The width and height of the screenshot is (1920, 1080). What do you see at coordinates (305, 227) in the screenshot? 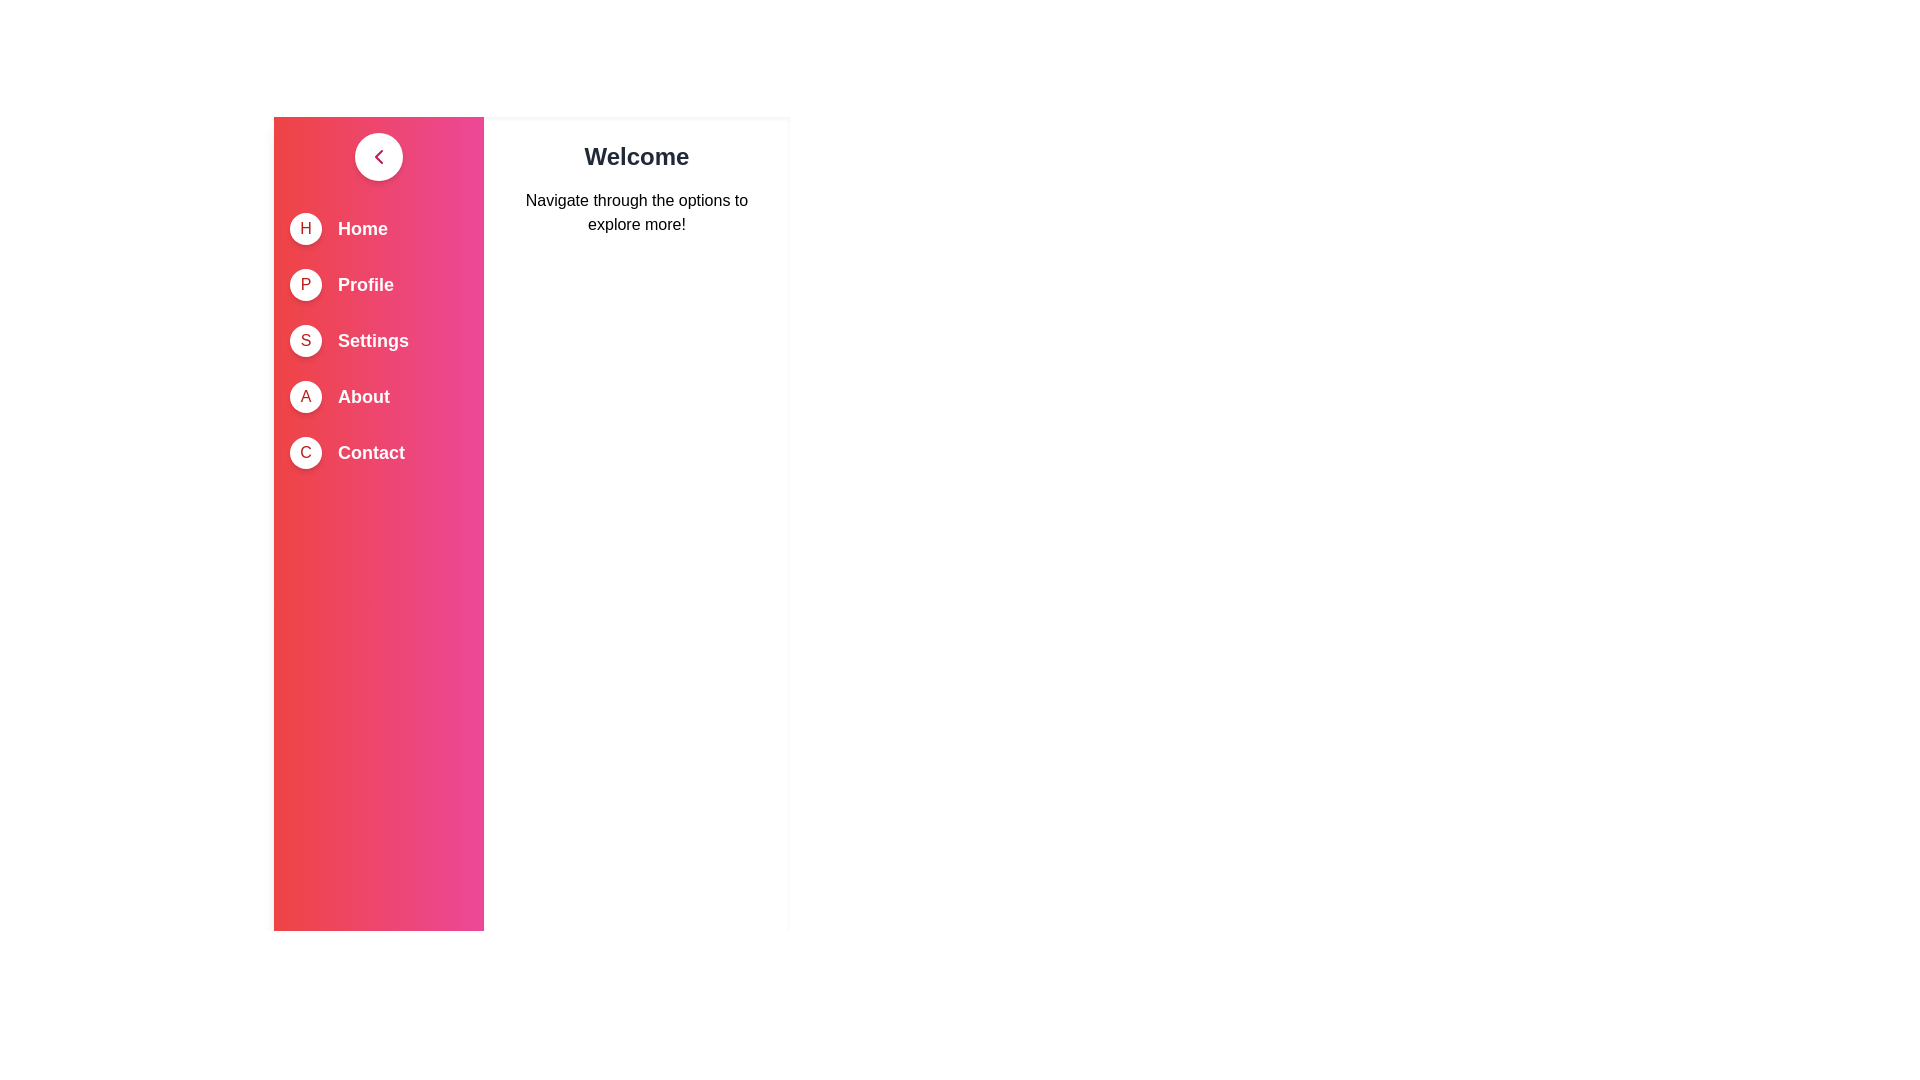
I see `the circle icon corresponding to Home` at bounding box center [305, 227].